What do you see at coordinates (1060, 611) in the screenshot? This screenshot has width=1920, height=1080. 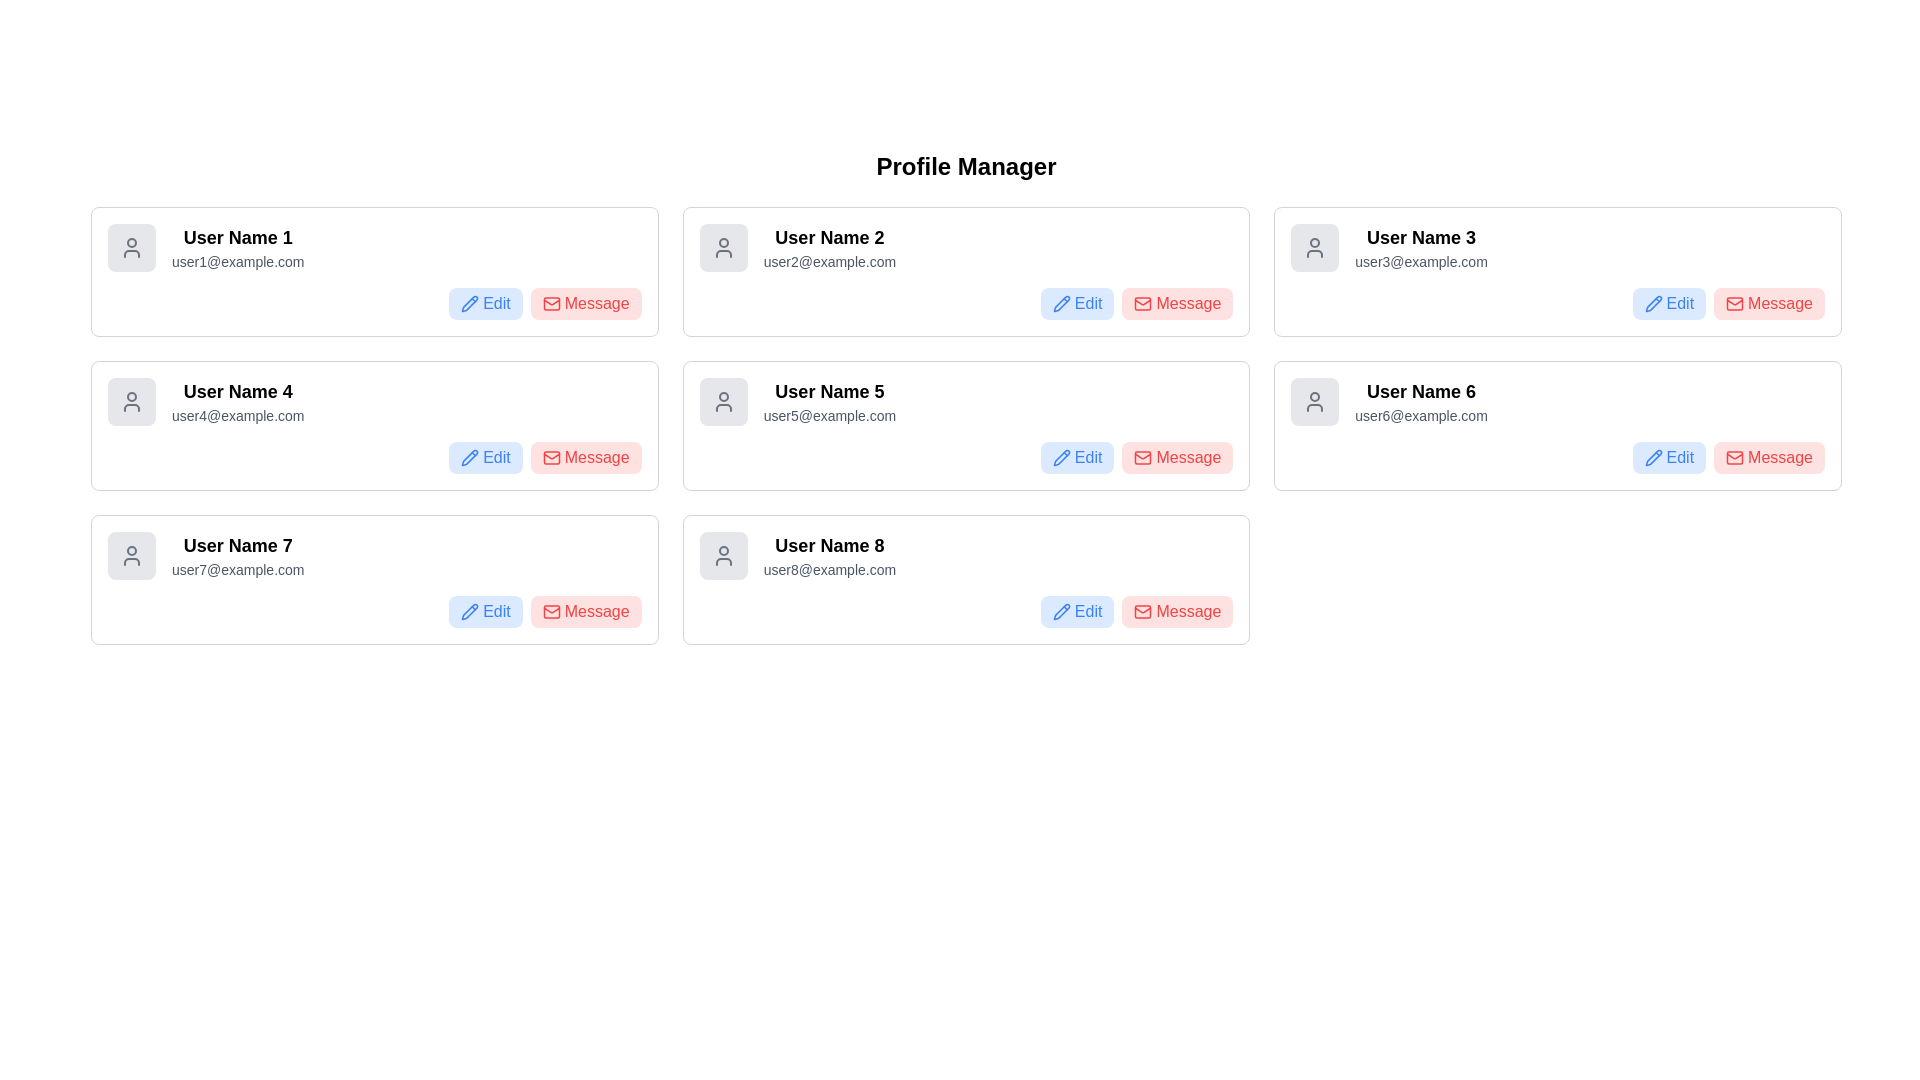 I see `the 'Edit' icon associated with 'User Name 8'` at bounding box center [1060, 611].